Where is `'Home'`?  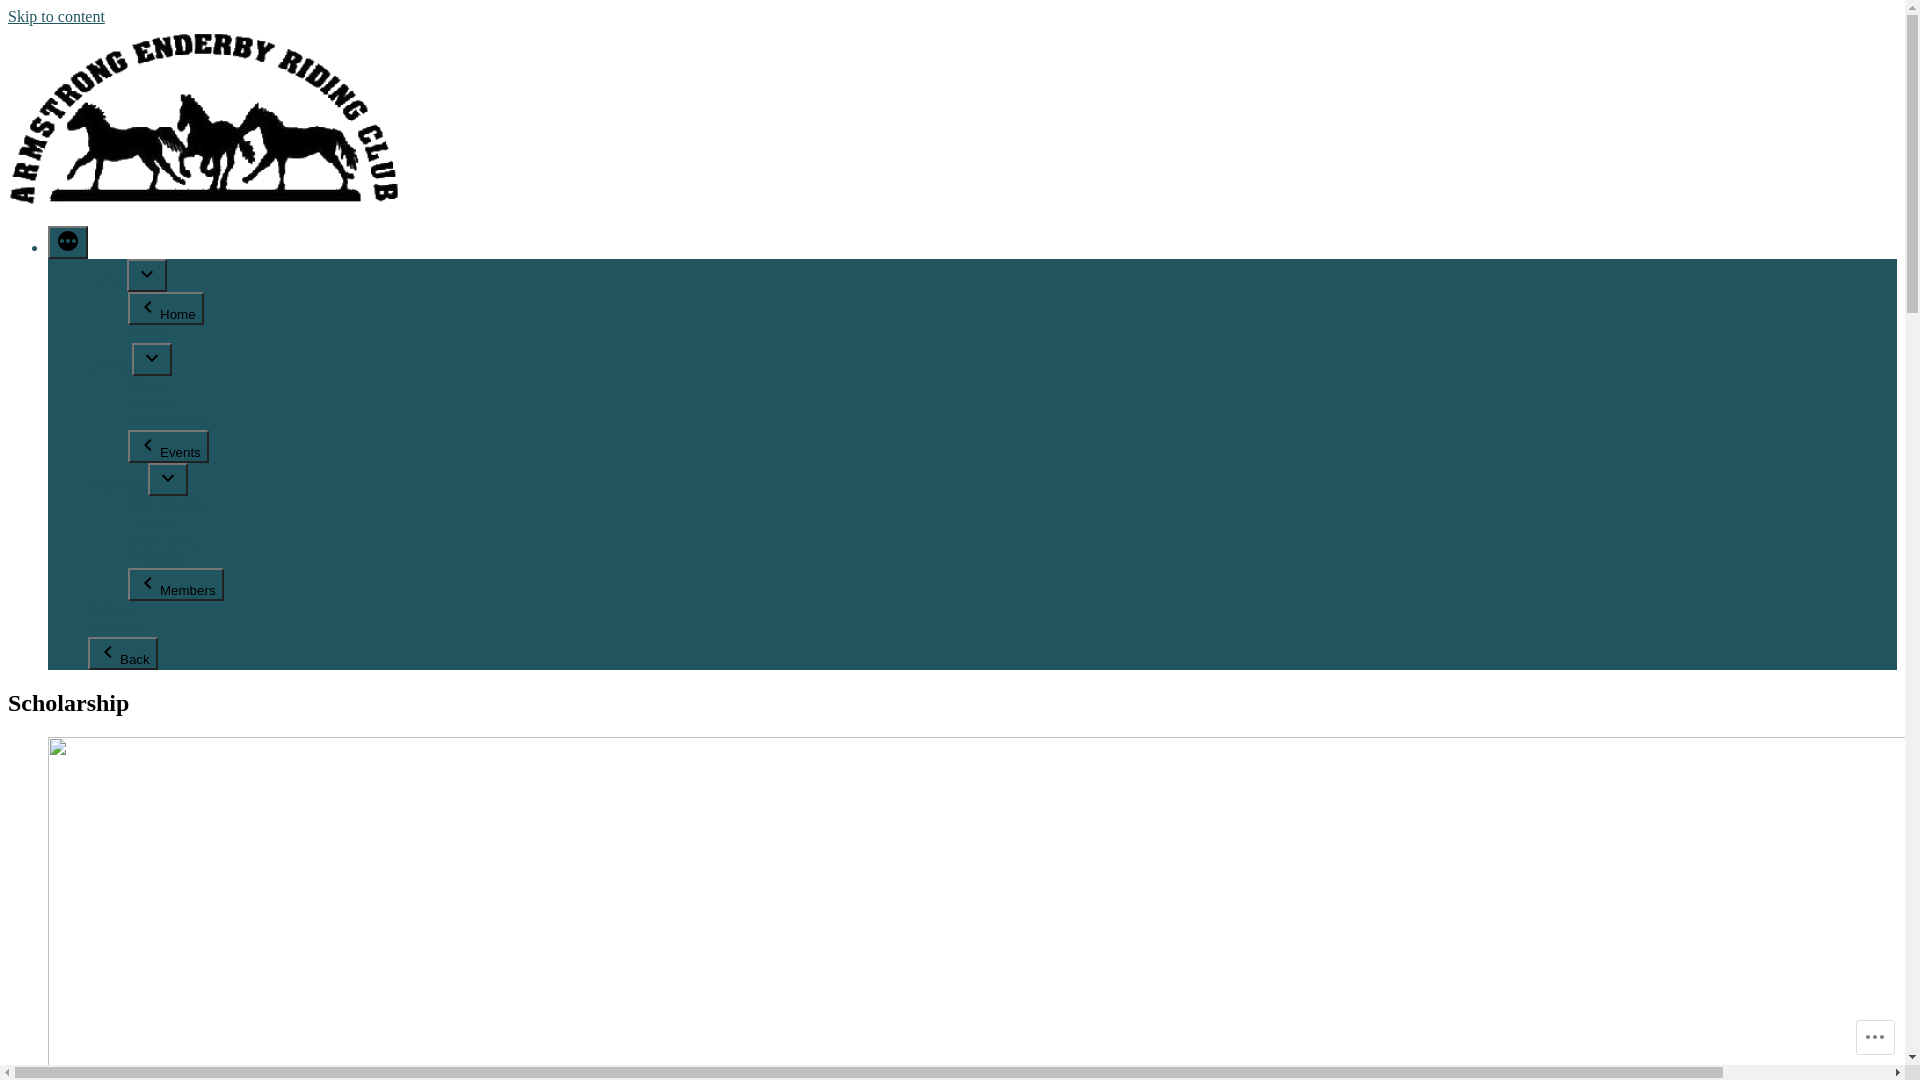
'Home' is located at coordinates (166, 308).